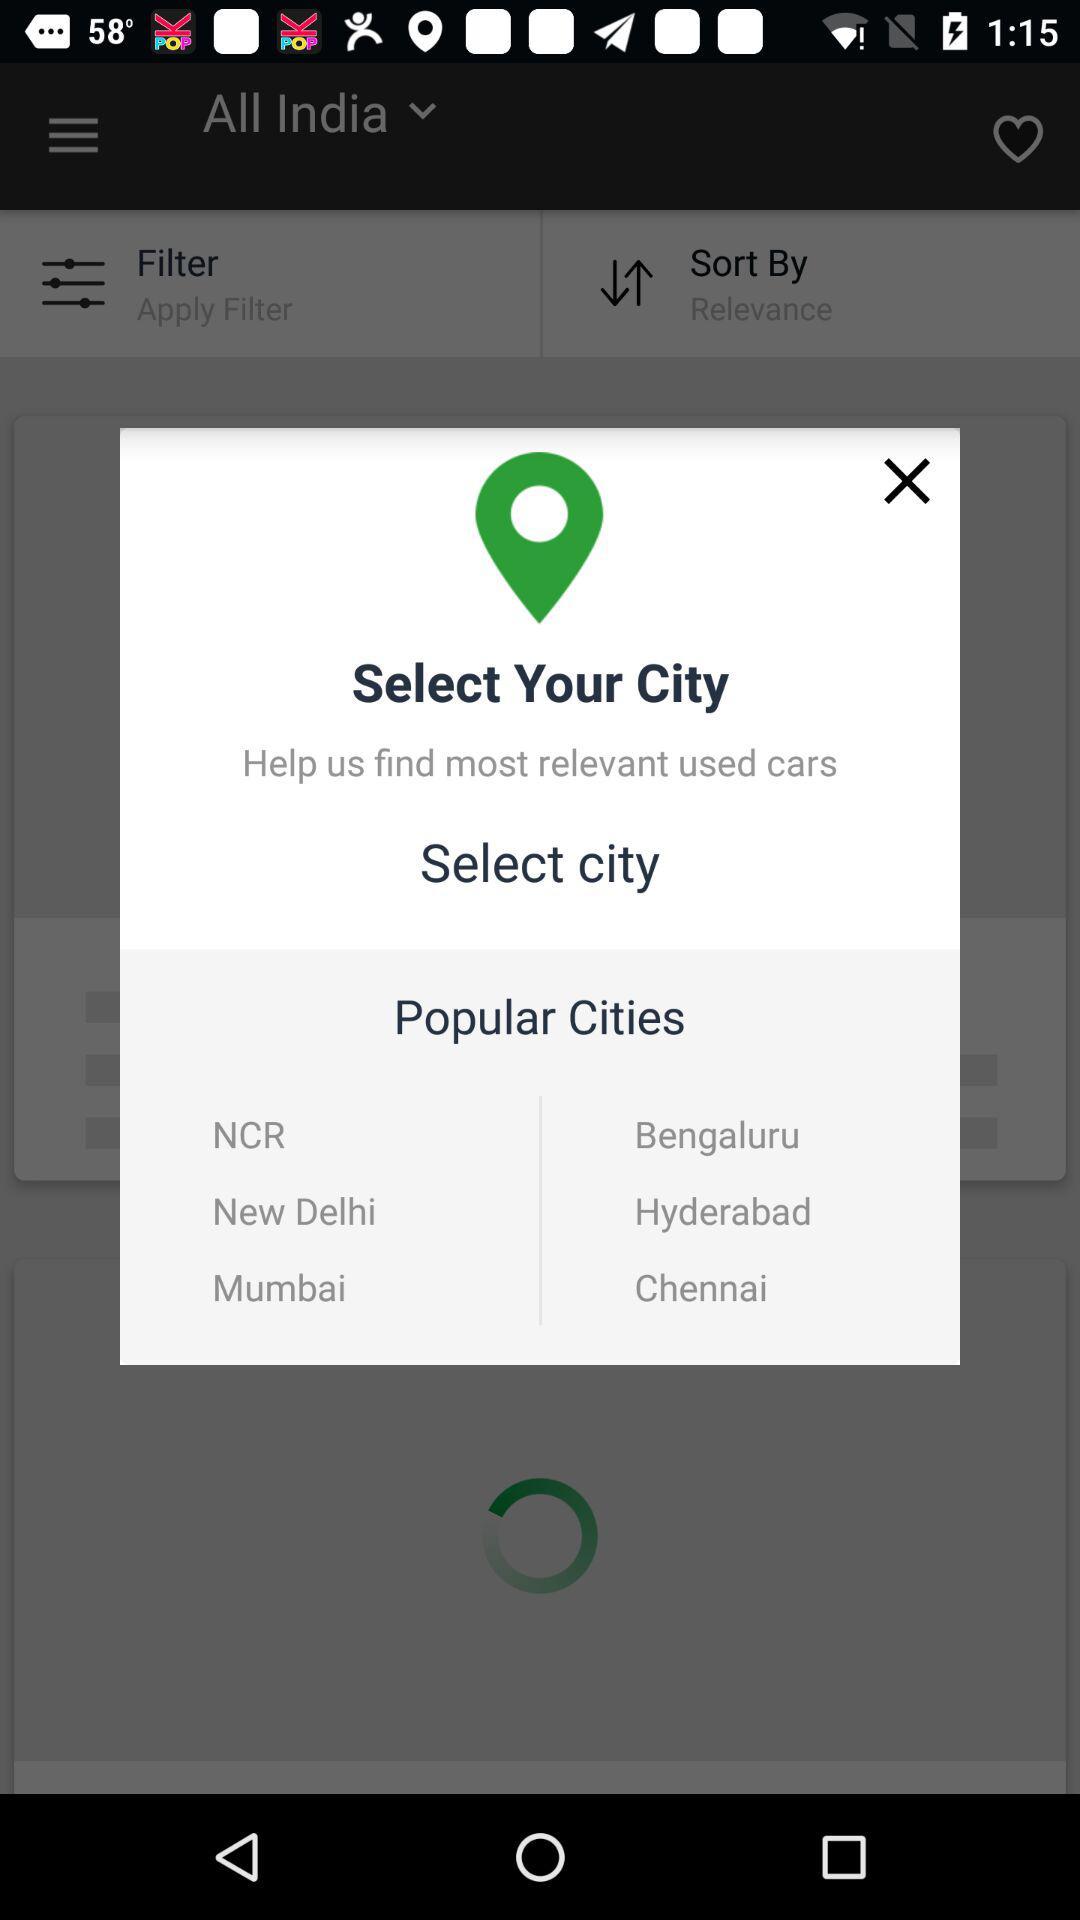  Describe the element at coordinates (752, 1133) in the screenshot. I see `the bengaluru` at that location.